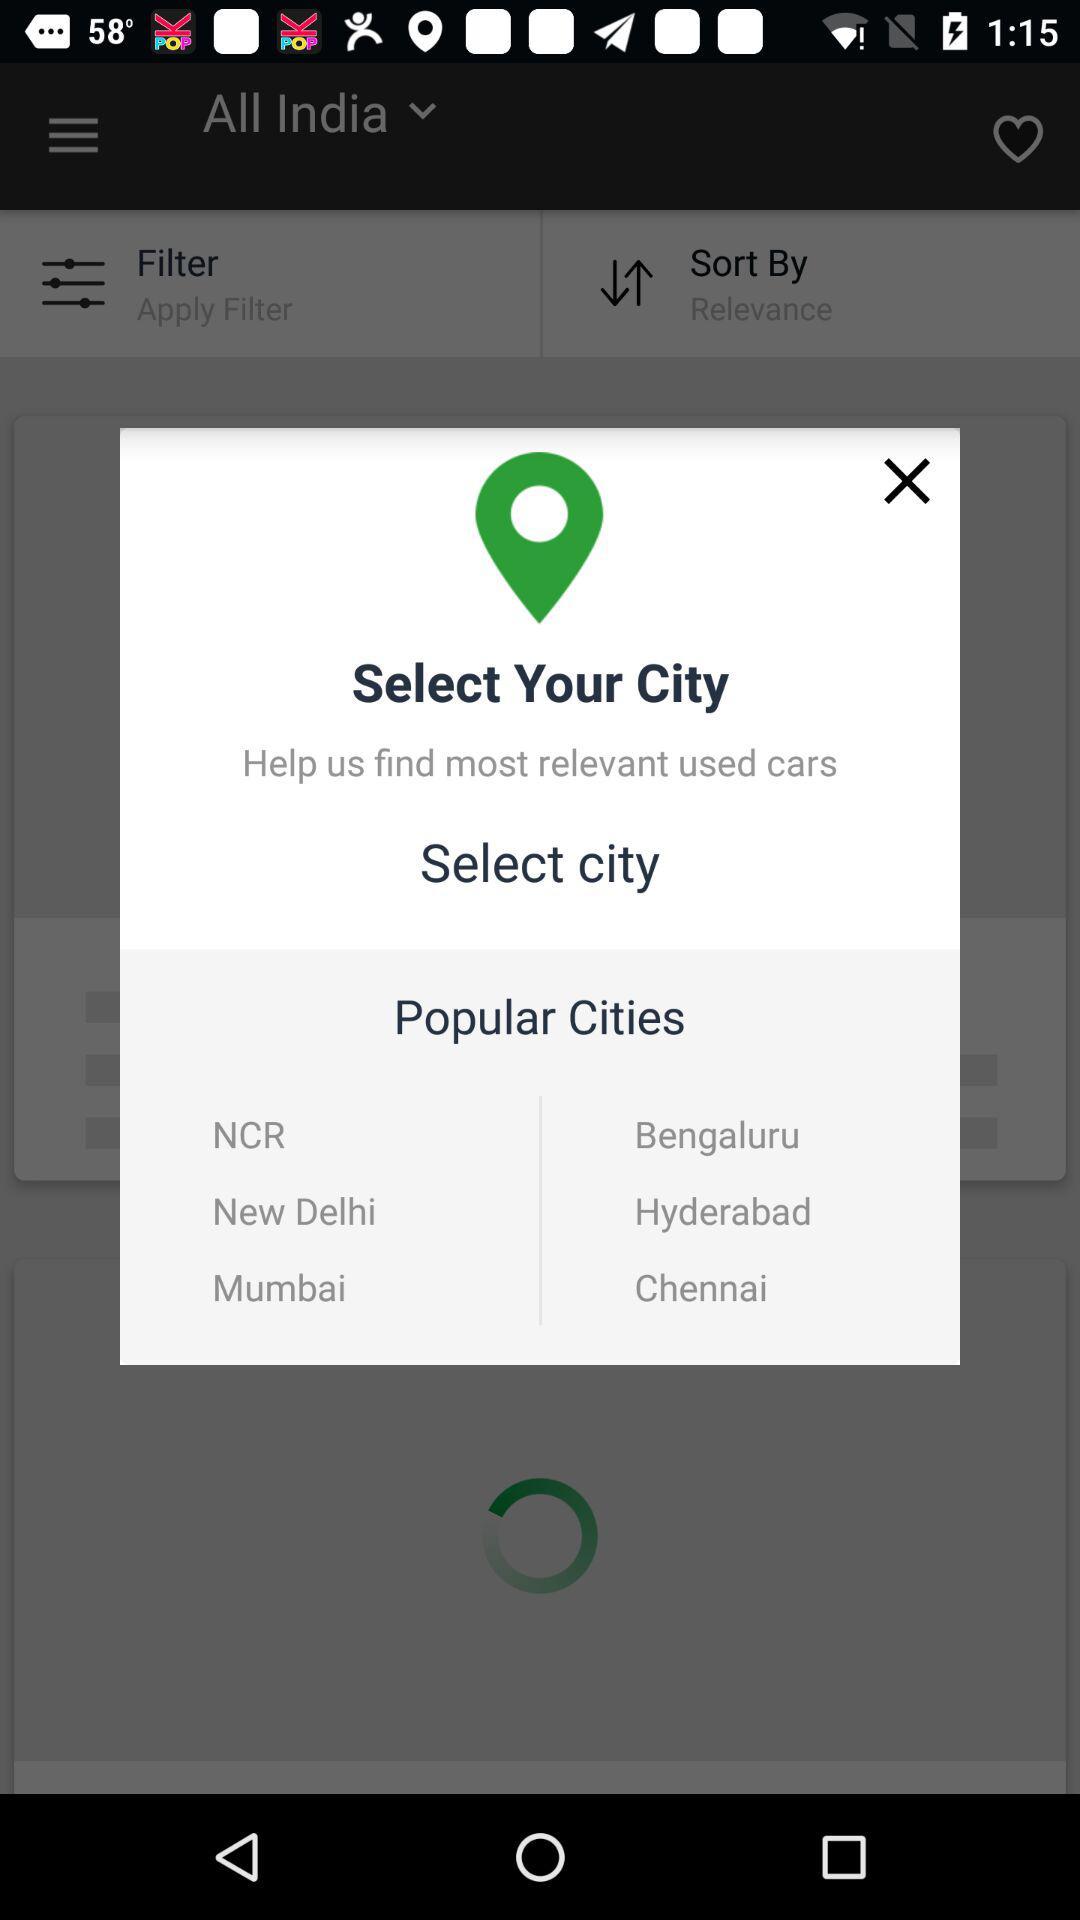  Describe the element at coordinates (752, 1133) in the screenshot. I see `the bengaluru` at that location.